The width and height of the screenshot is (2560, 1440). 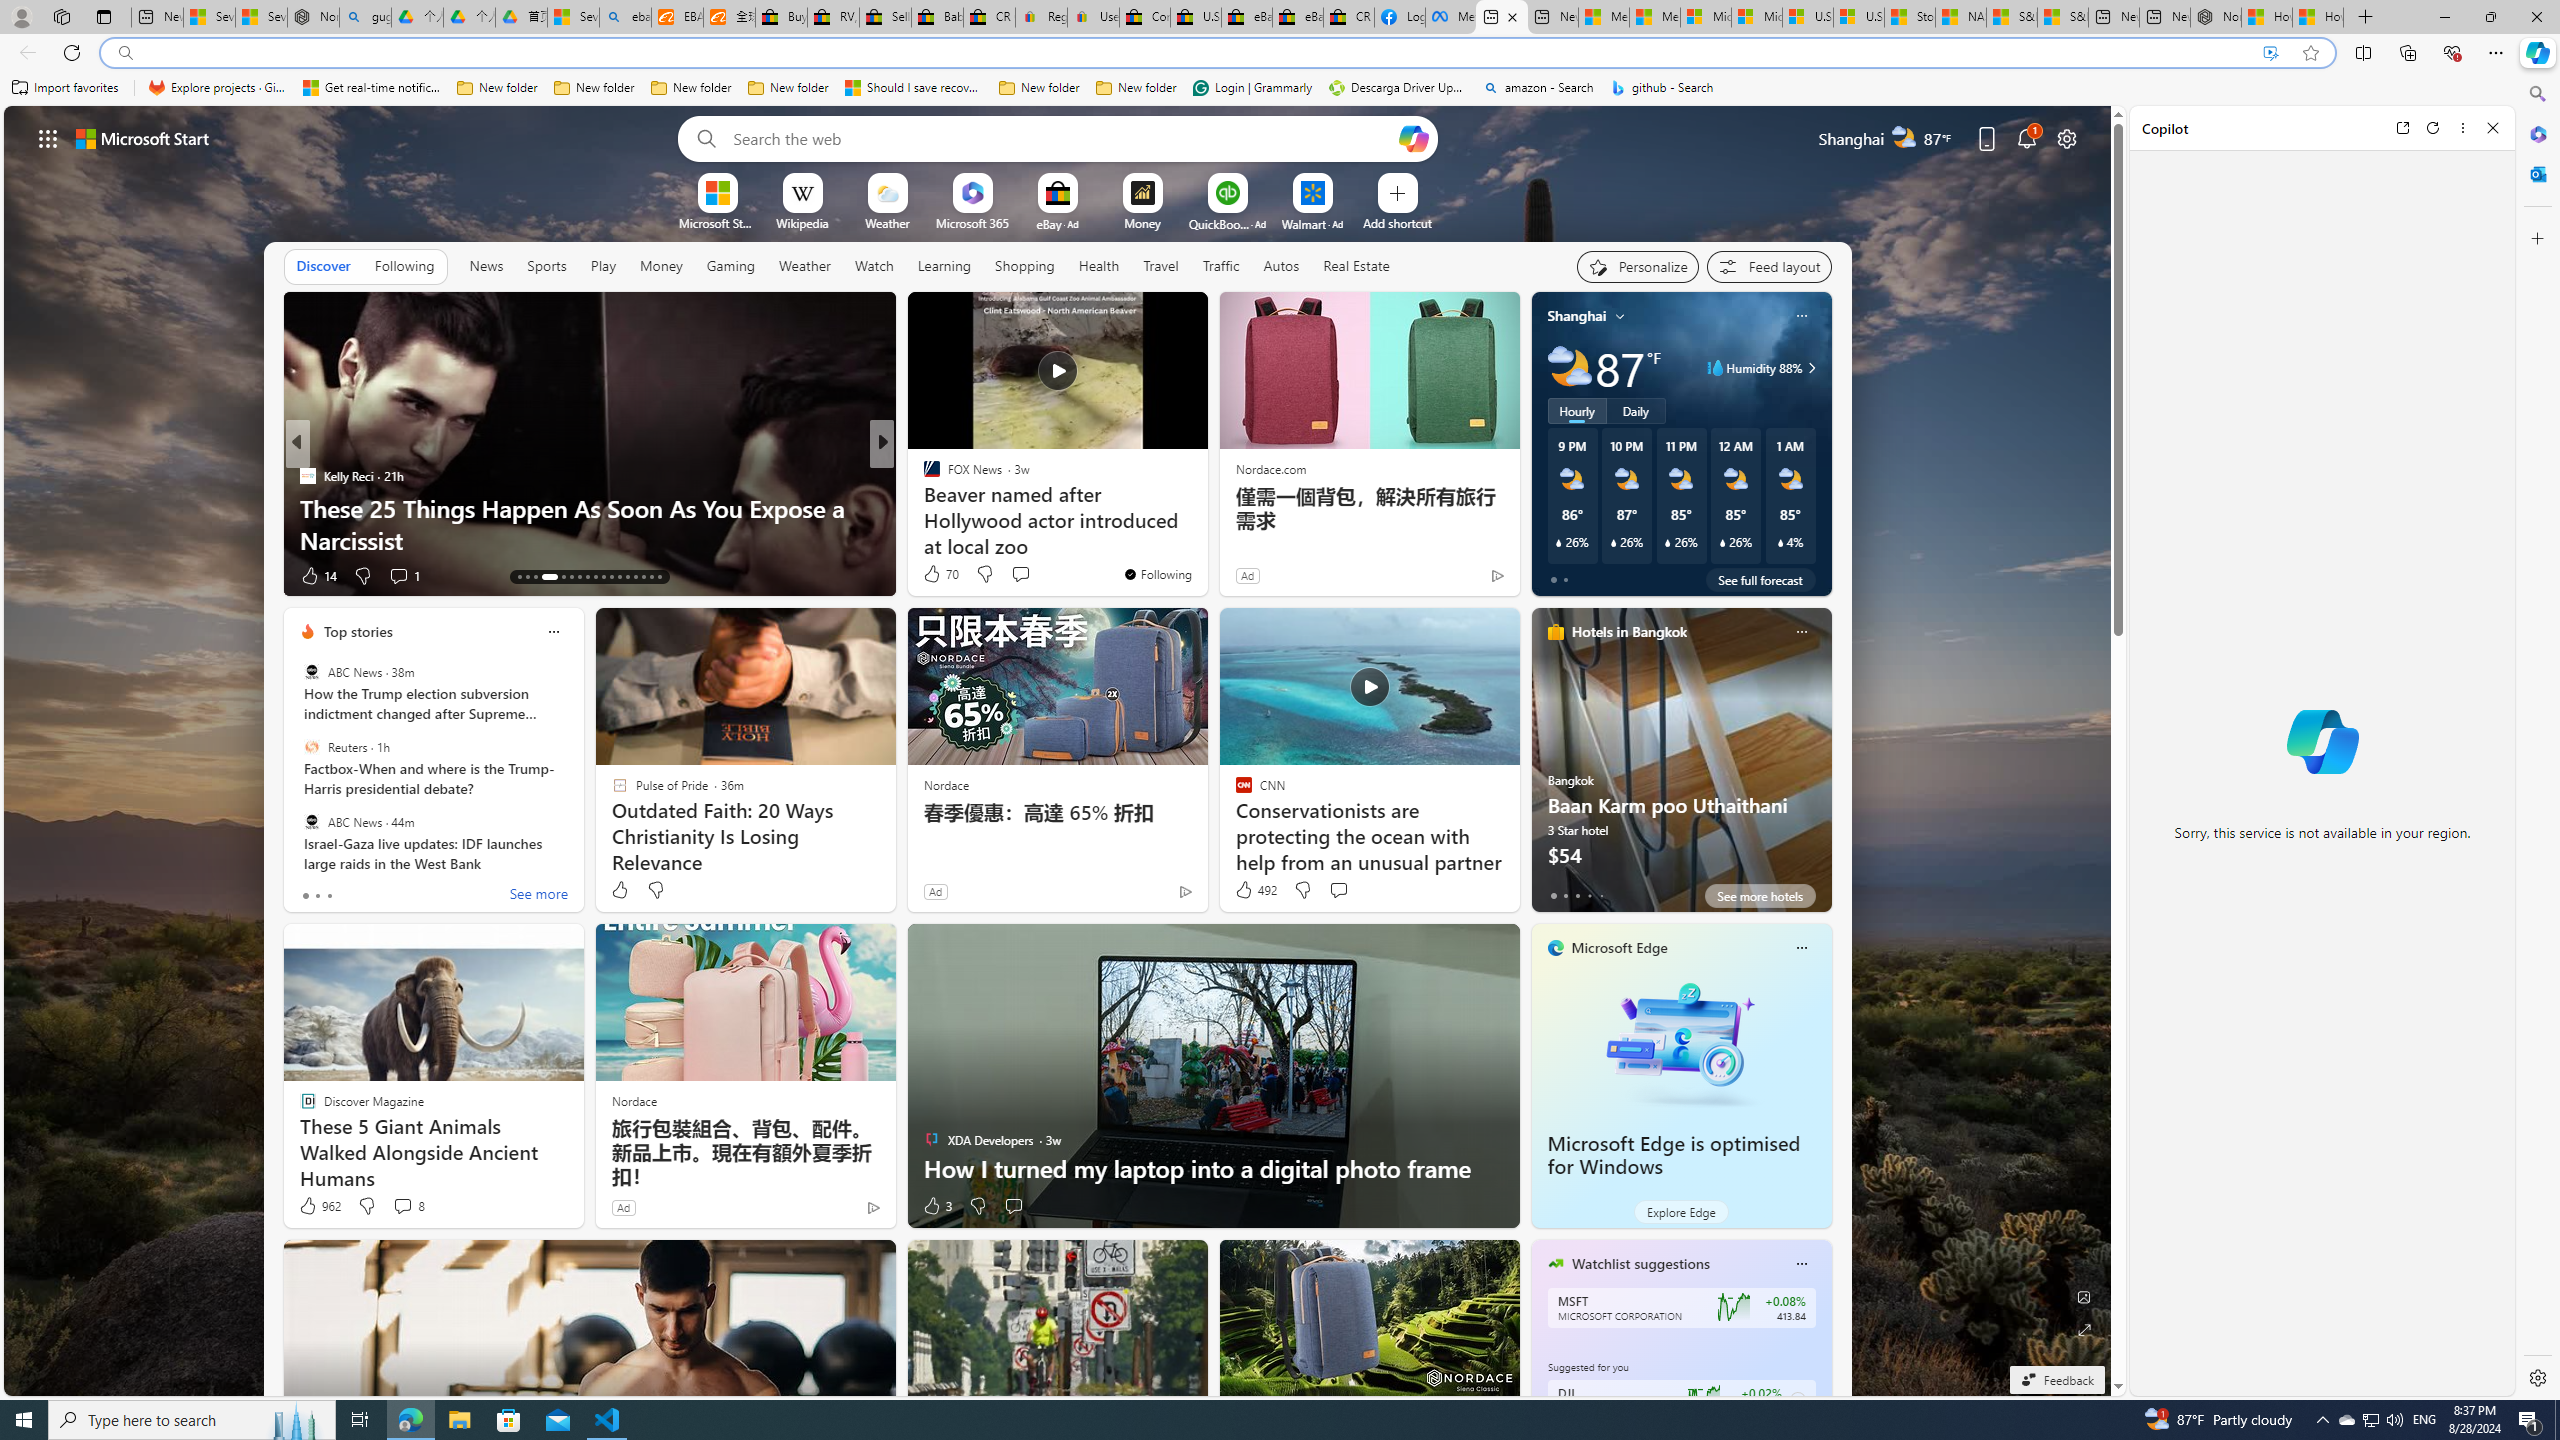 What do you see at coordinates (651, 577) in the screenshot?
I see `'AutomationID: tab-34'` at bounding box center [651, 577].